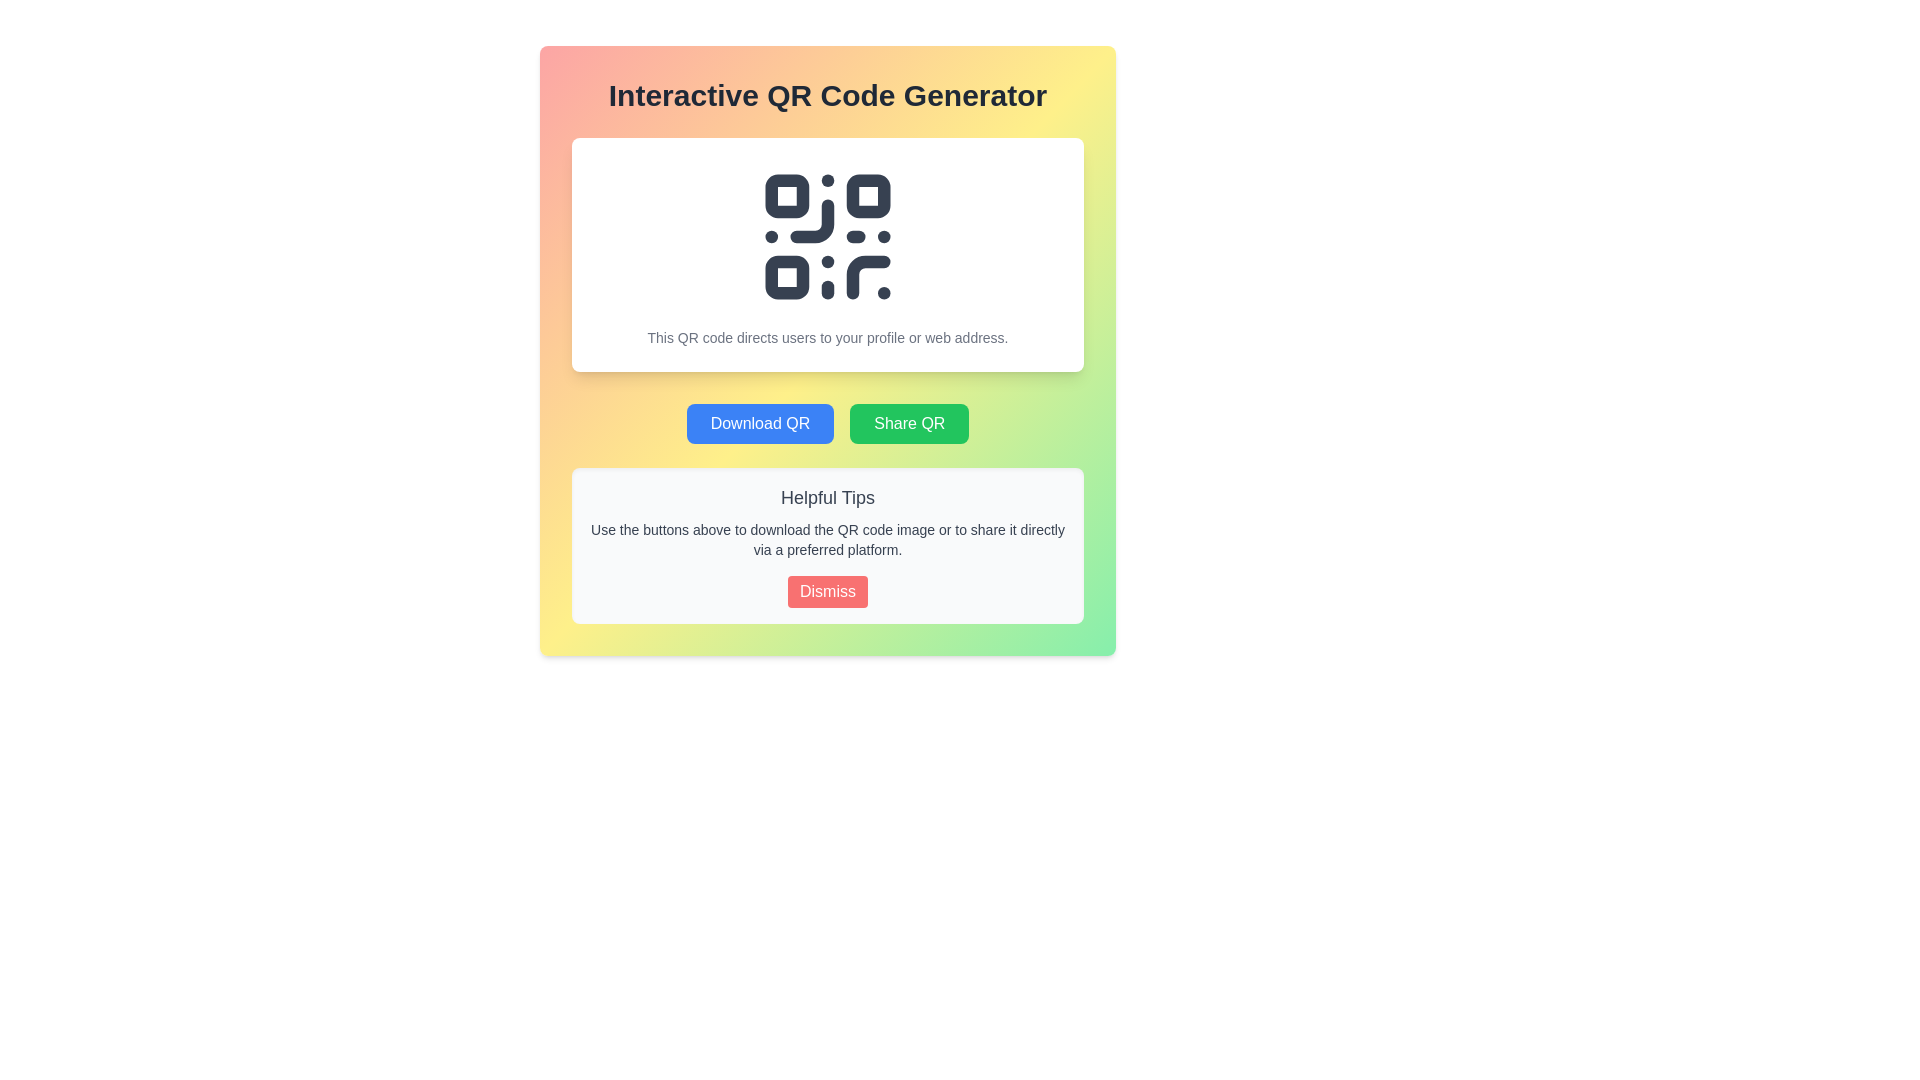 Image resolution: width=1920 pixels, height=1080 pixels. I want to click on the QR code graphic element, so click(828, 235).